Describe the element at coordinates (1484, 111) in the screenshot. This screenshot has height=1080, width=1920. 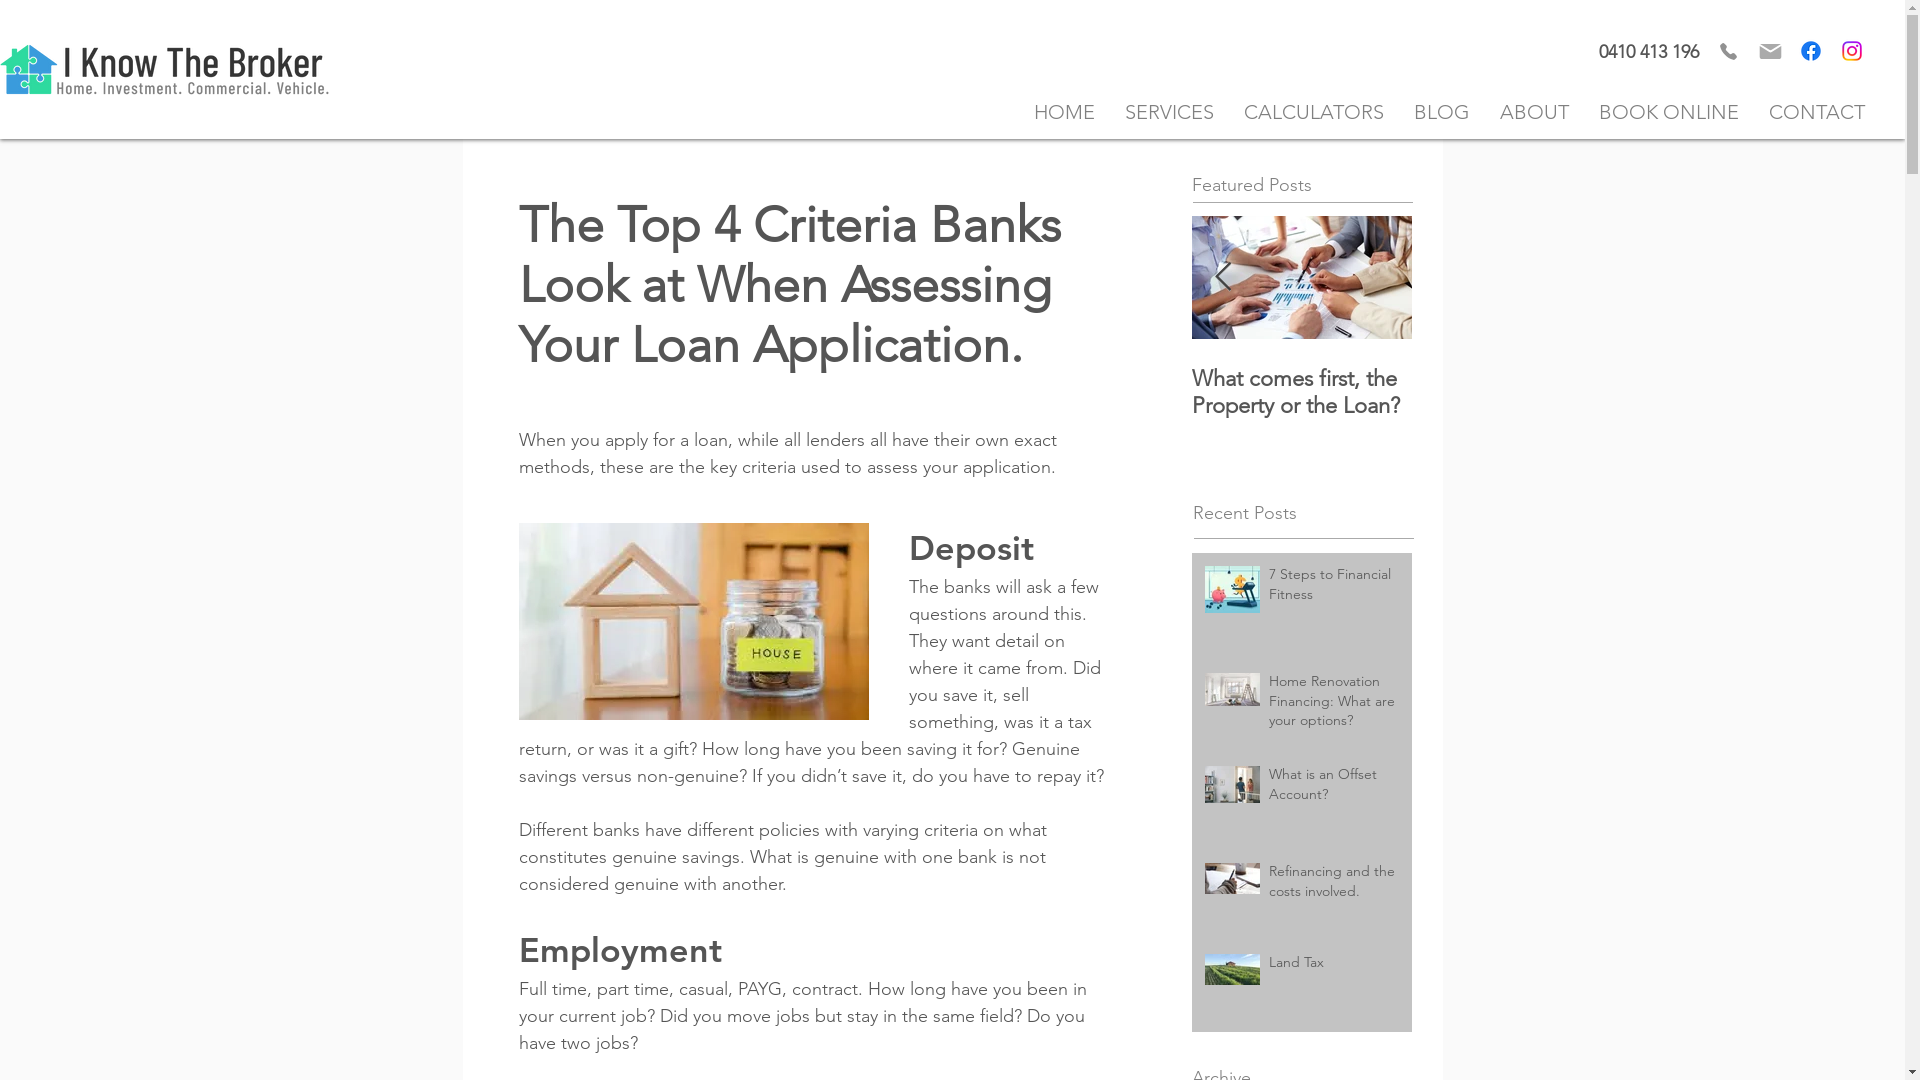
I see `'ABOUT'` at that location.